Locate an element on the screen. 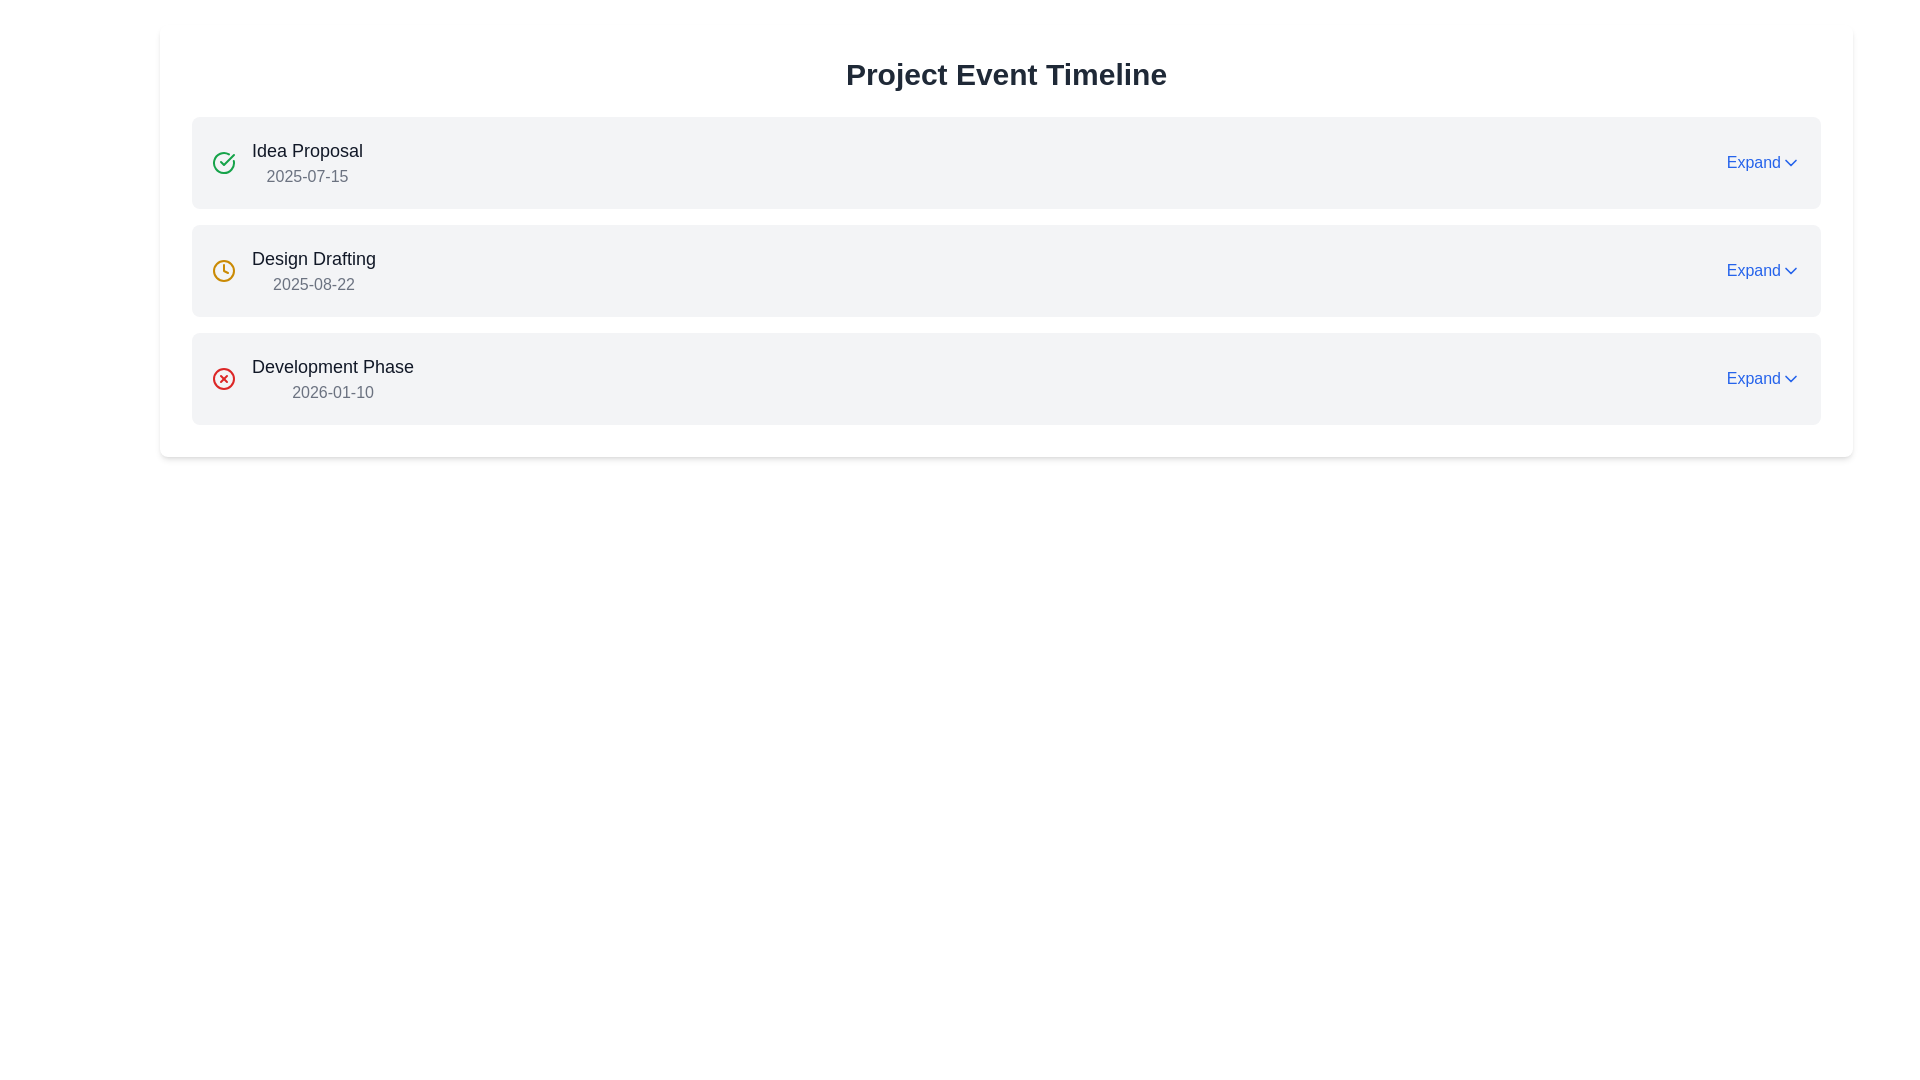 The image size is (1920, 1080). the graphical indicator icon that represents an error or cancellation related to the 'Development Phase', positioned next to the text 'Development Phase 2026-01-10' in the third row of a vertically stacked list is located at coordinates (224, 378).